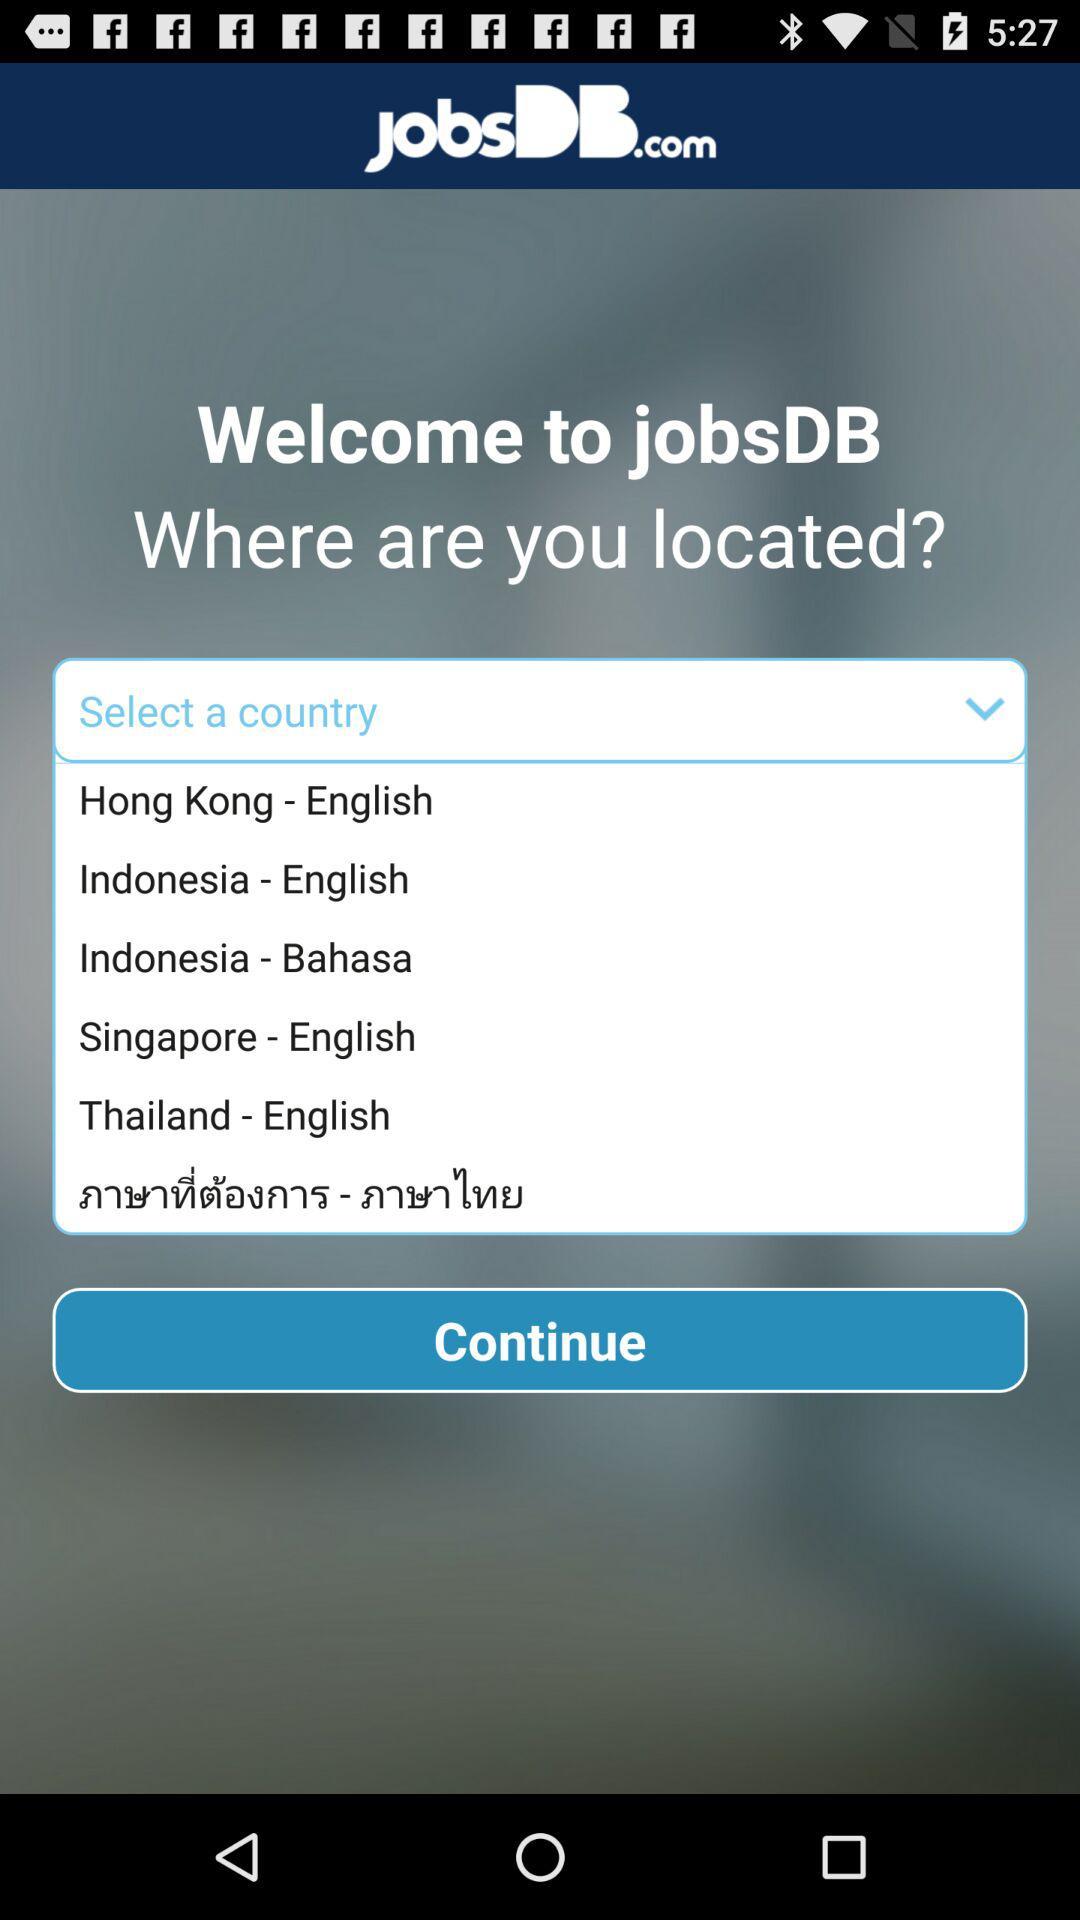  I want to click on the indonesia - english app, so click(545, 877).